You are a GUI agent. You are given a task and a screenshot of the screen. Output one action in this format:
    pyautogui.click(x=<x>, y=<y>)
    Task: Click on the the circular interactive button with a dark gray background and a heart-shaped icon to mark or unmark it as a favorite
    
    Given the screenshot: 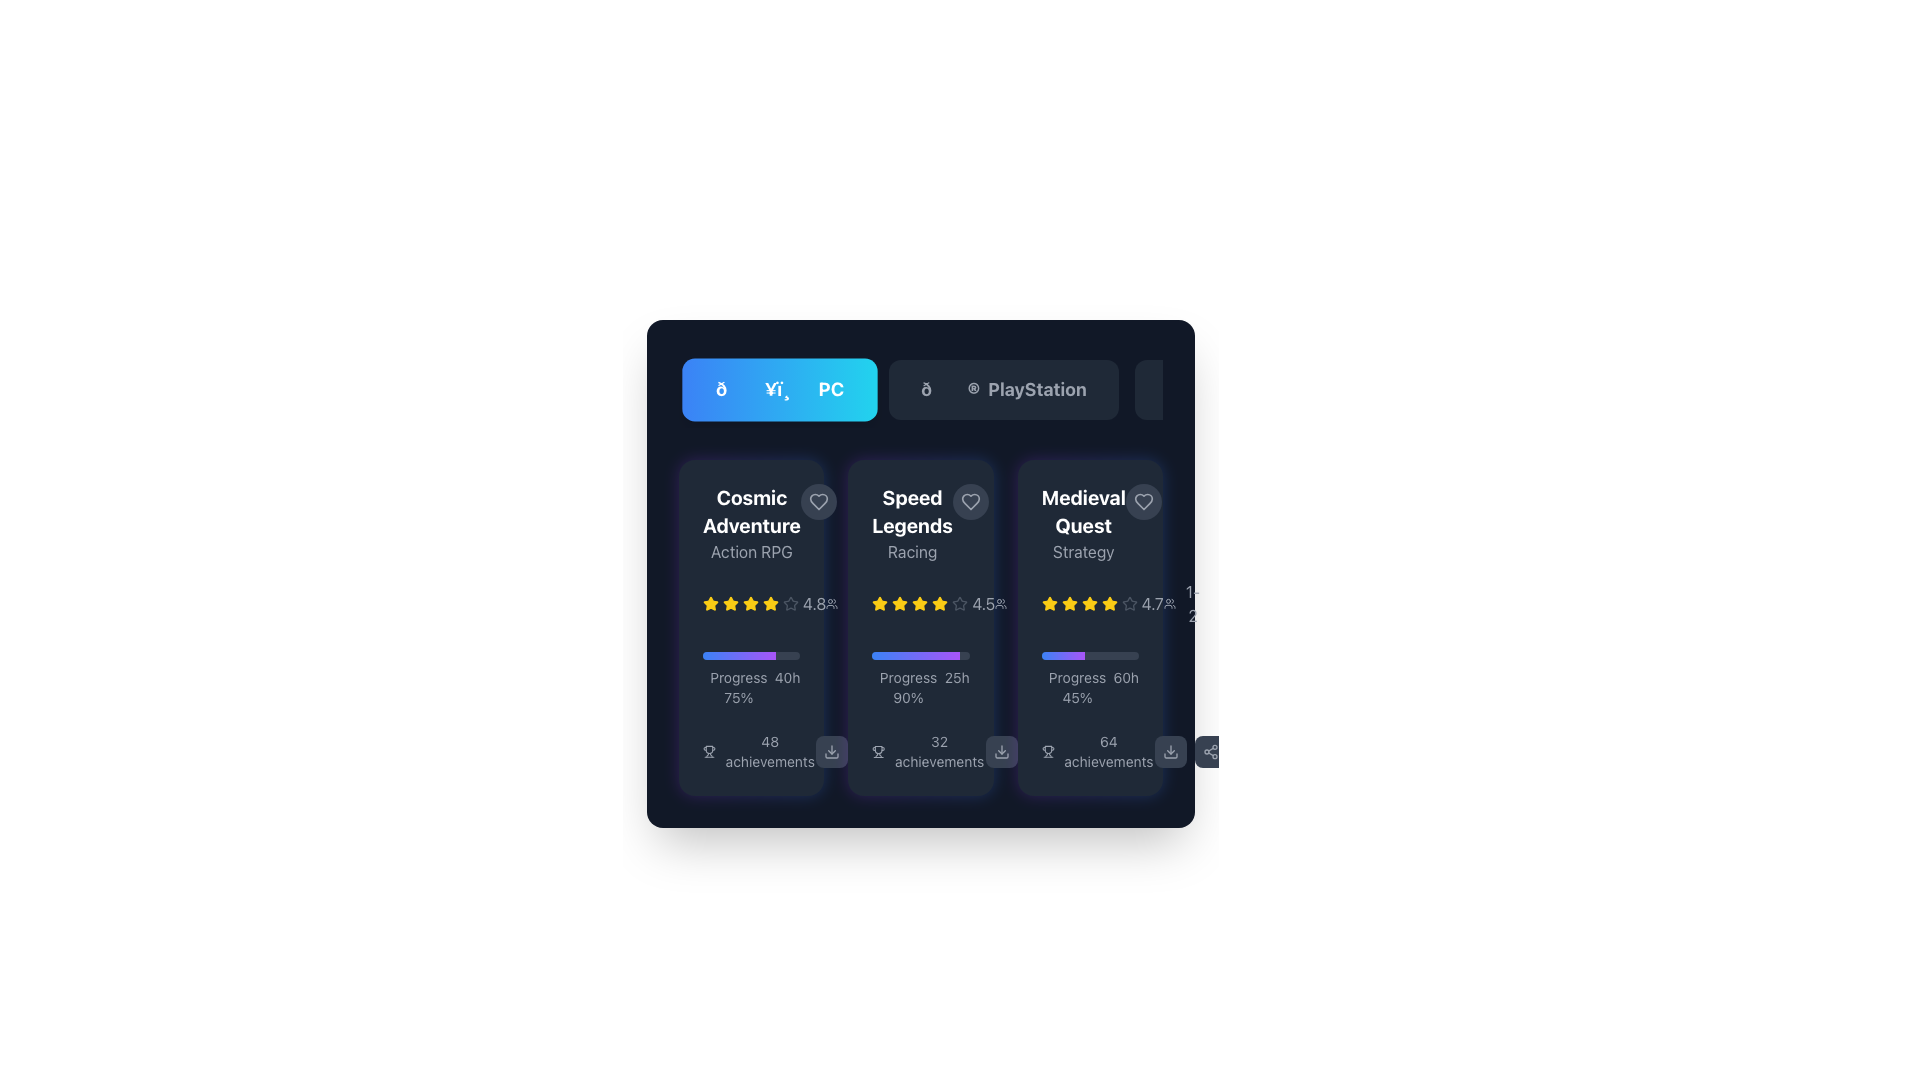 What is the action you would take?
    pyautogui.click(x=970, y=500)
    